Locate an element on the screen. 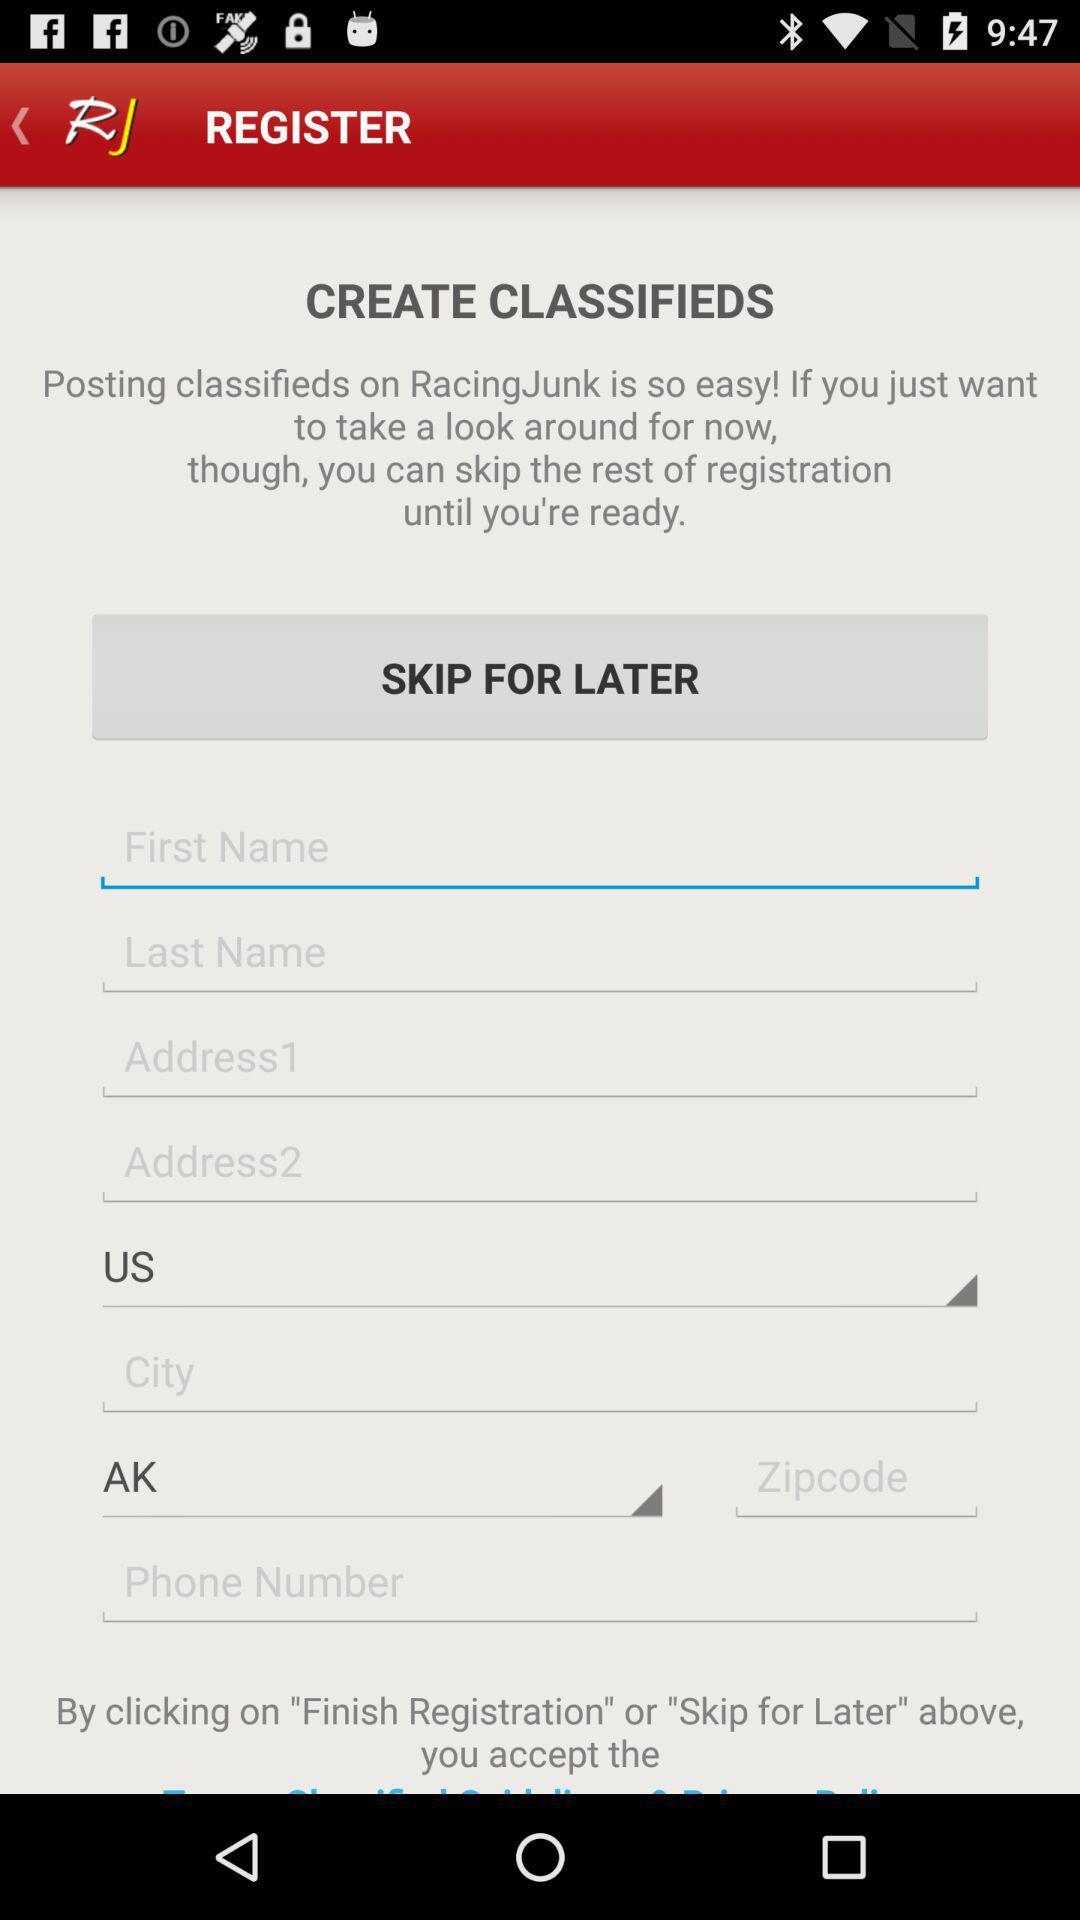  address is located at coordinates (540, 1054).